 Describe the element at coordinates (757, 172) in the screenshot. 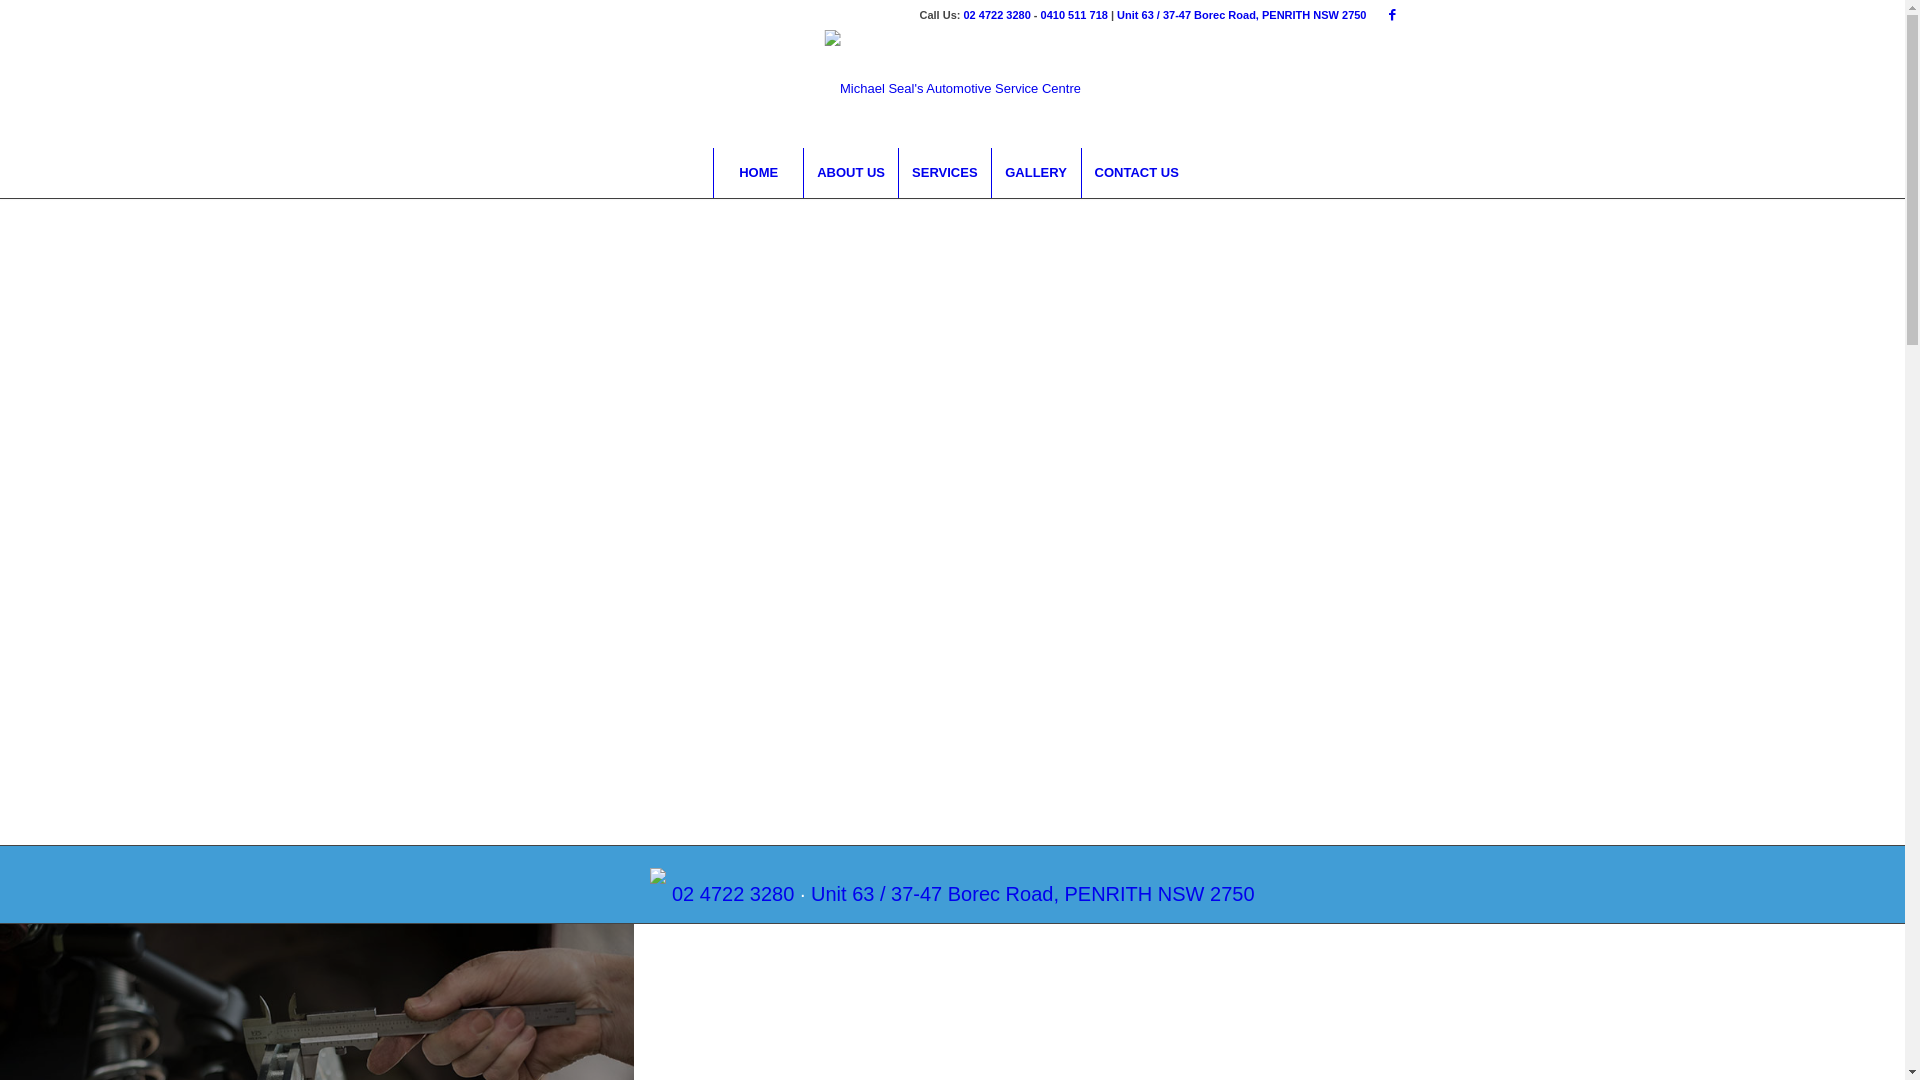

I see `'HOME'` at that location.